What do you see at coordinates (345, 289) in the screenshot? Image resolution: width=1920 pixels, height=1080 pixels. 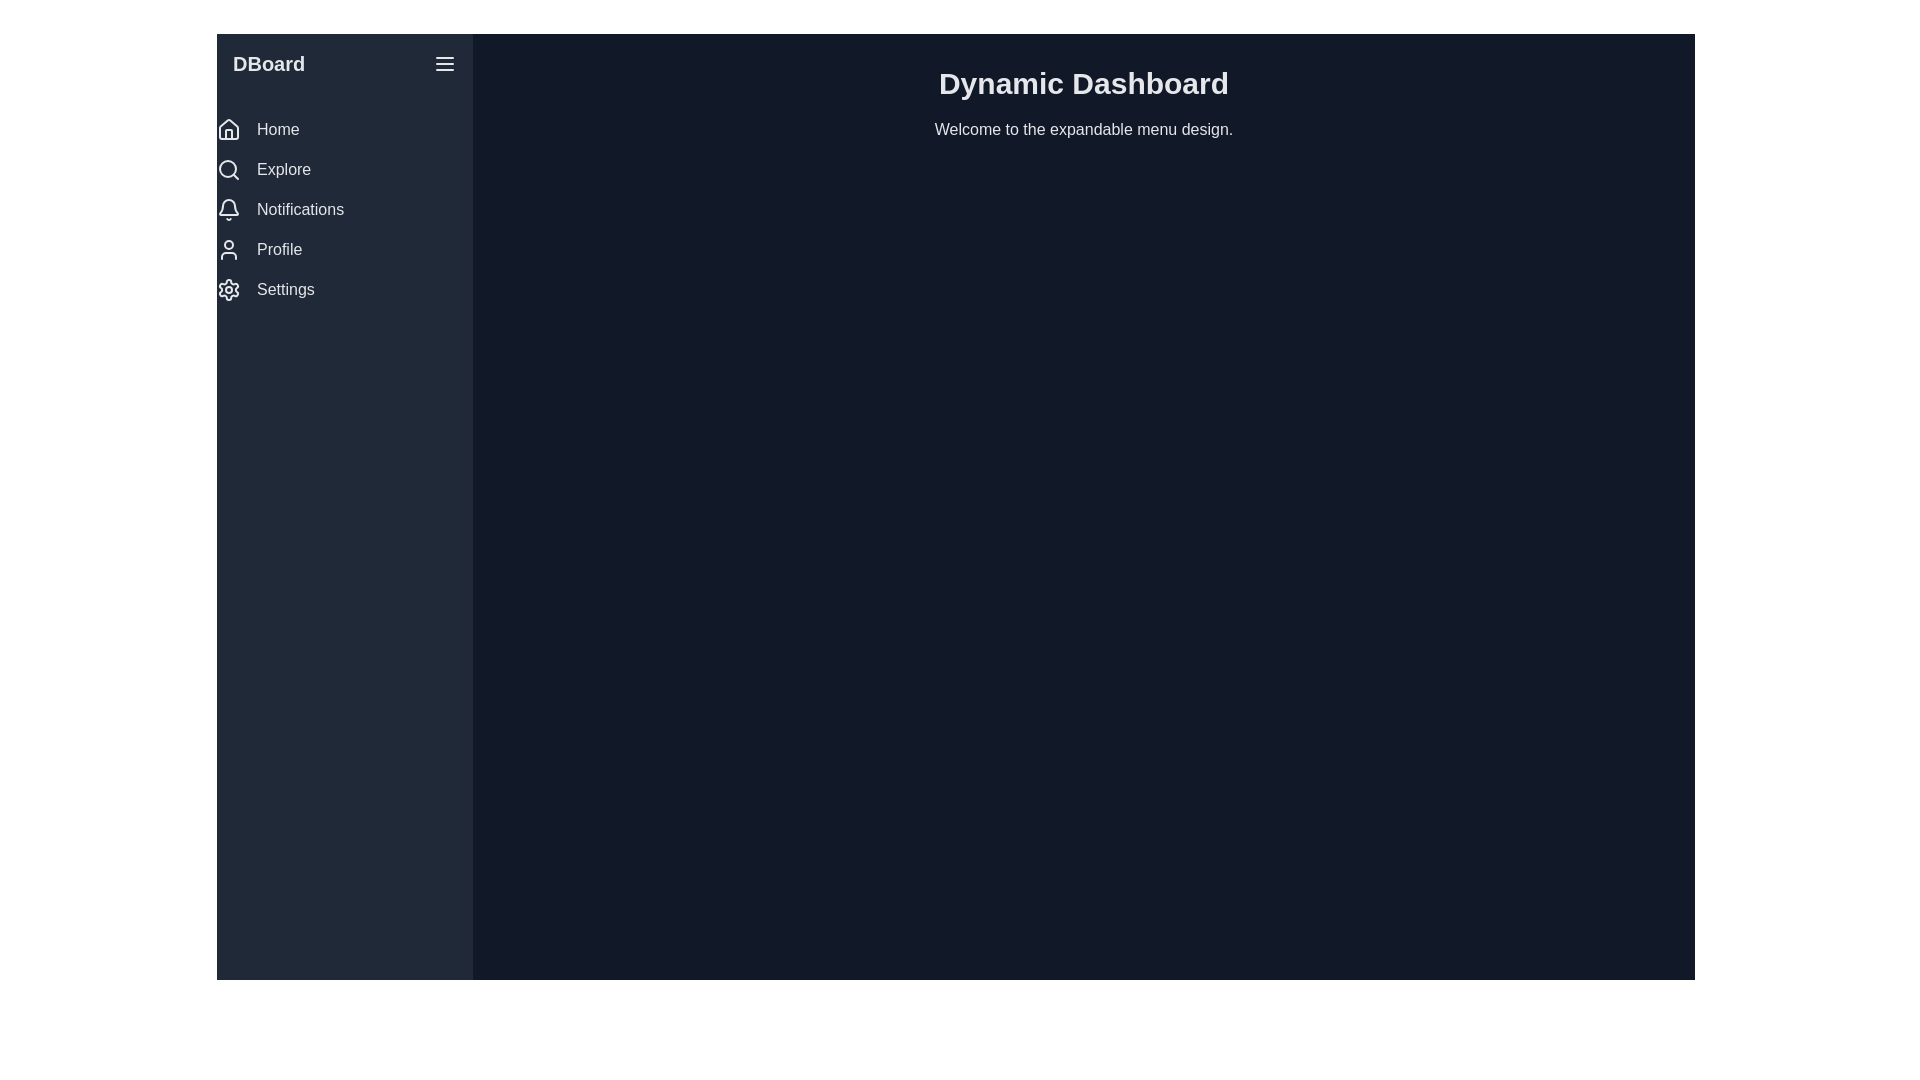 I see `the 'Settings' button in the navigation menu` at bounding box center [345, 289].